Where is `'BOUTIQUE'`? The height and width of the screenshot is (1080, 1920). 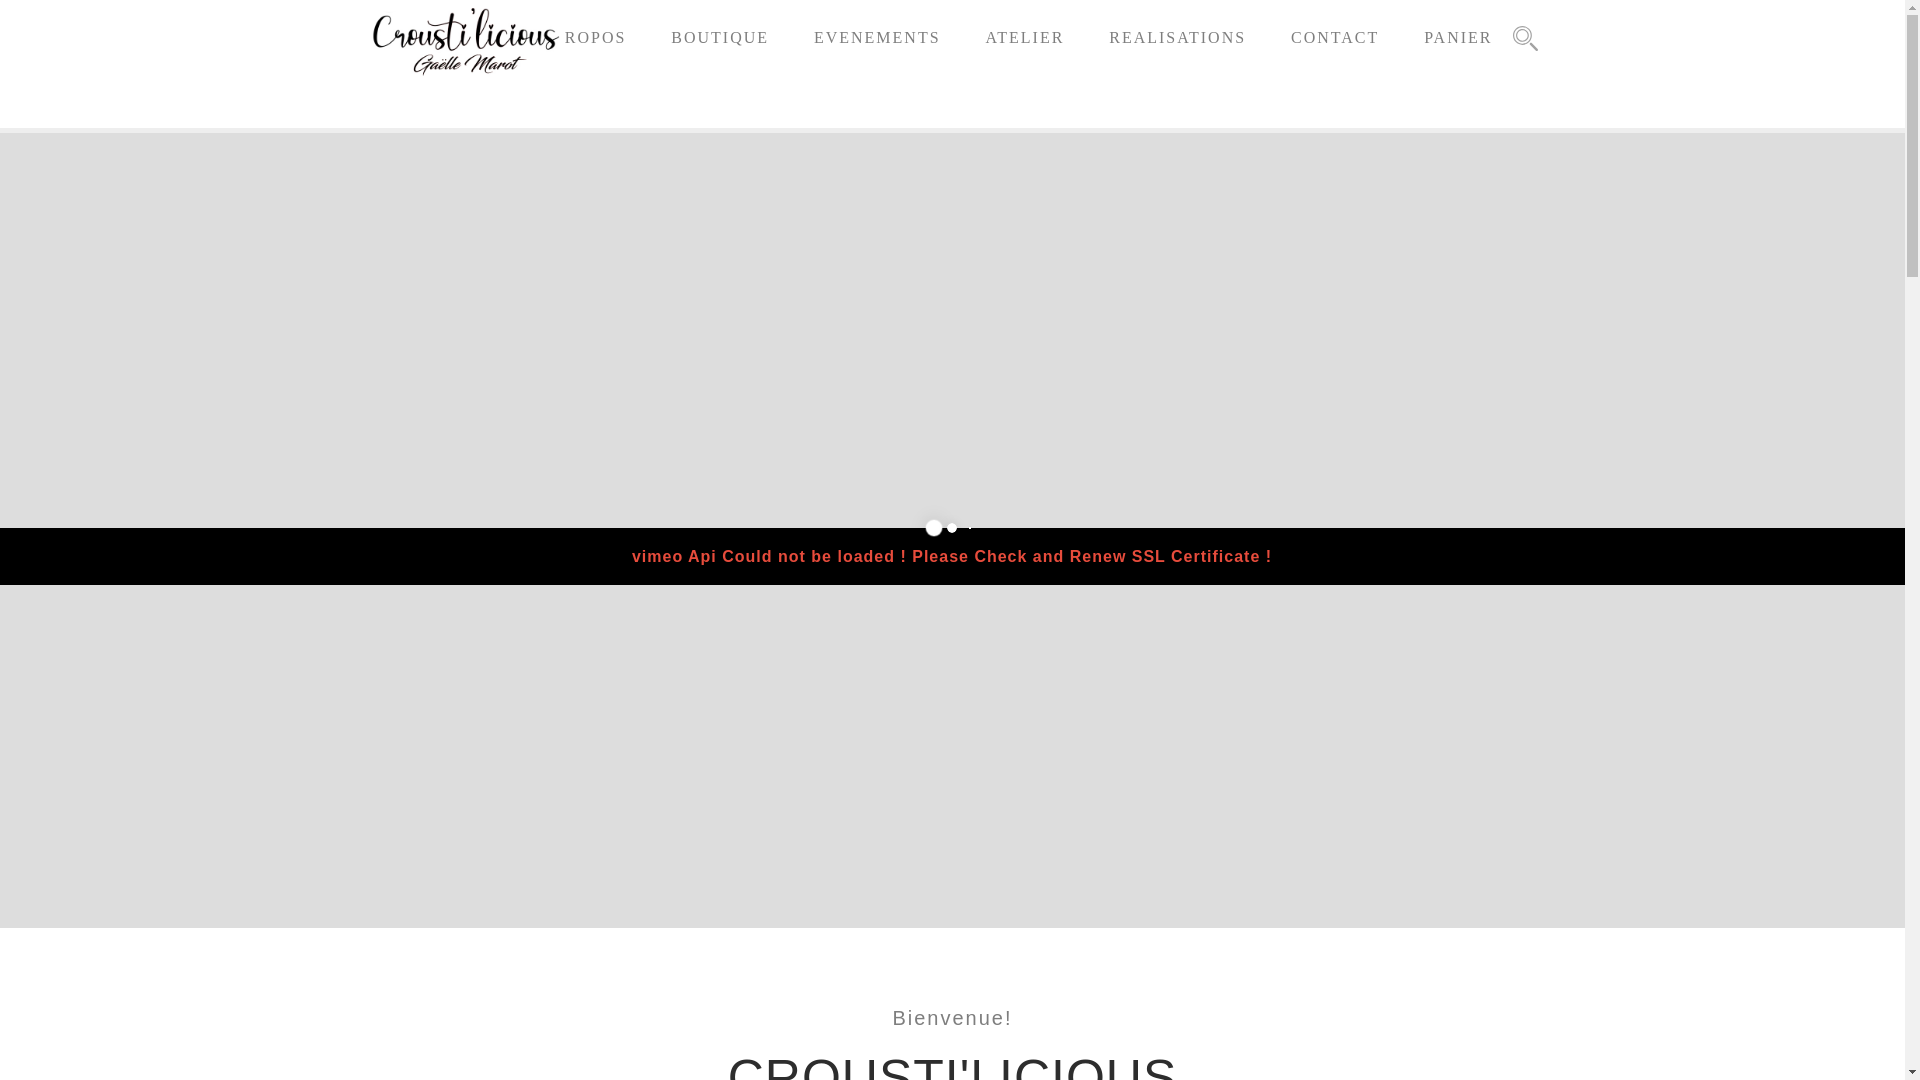 'BOUTIQUE' is located at coordinates (720, 37).